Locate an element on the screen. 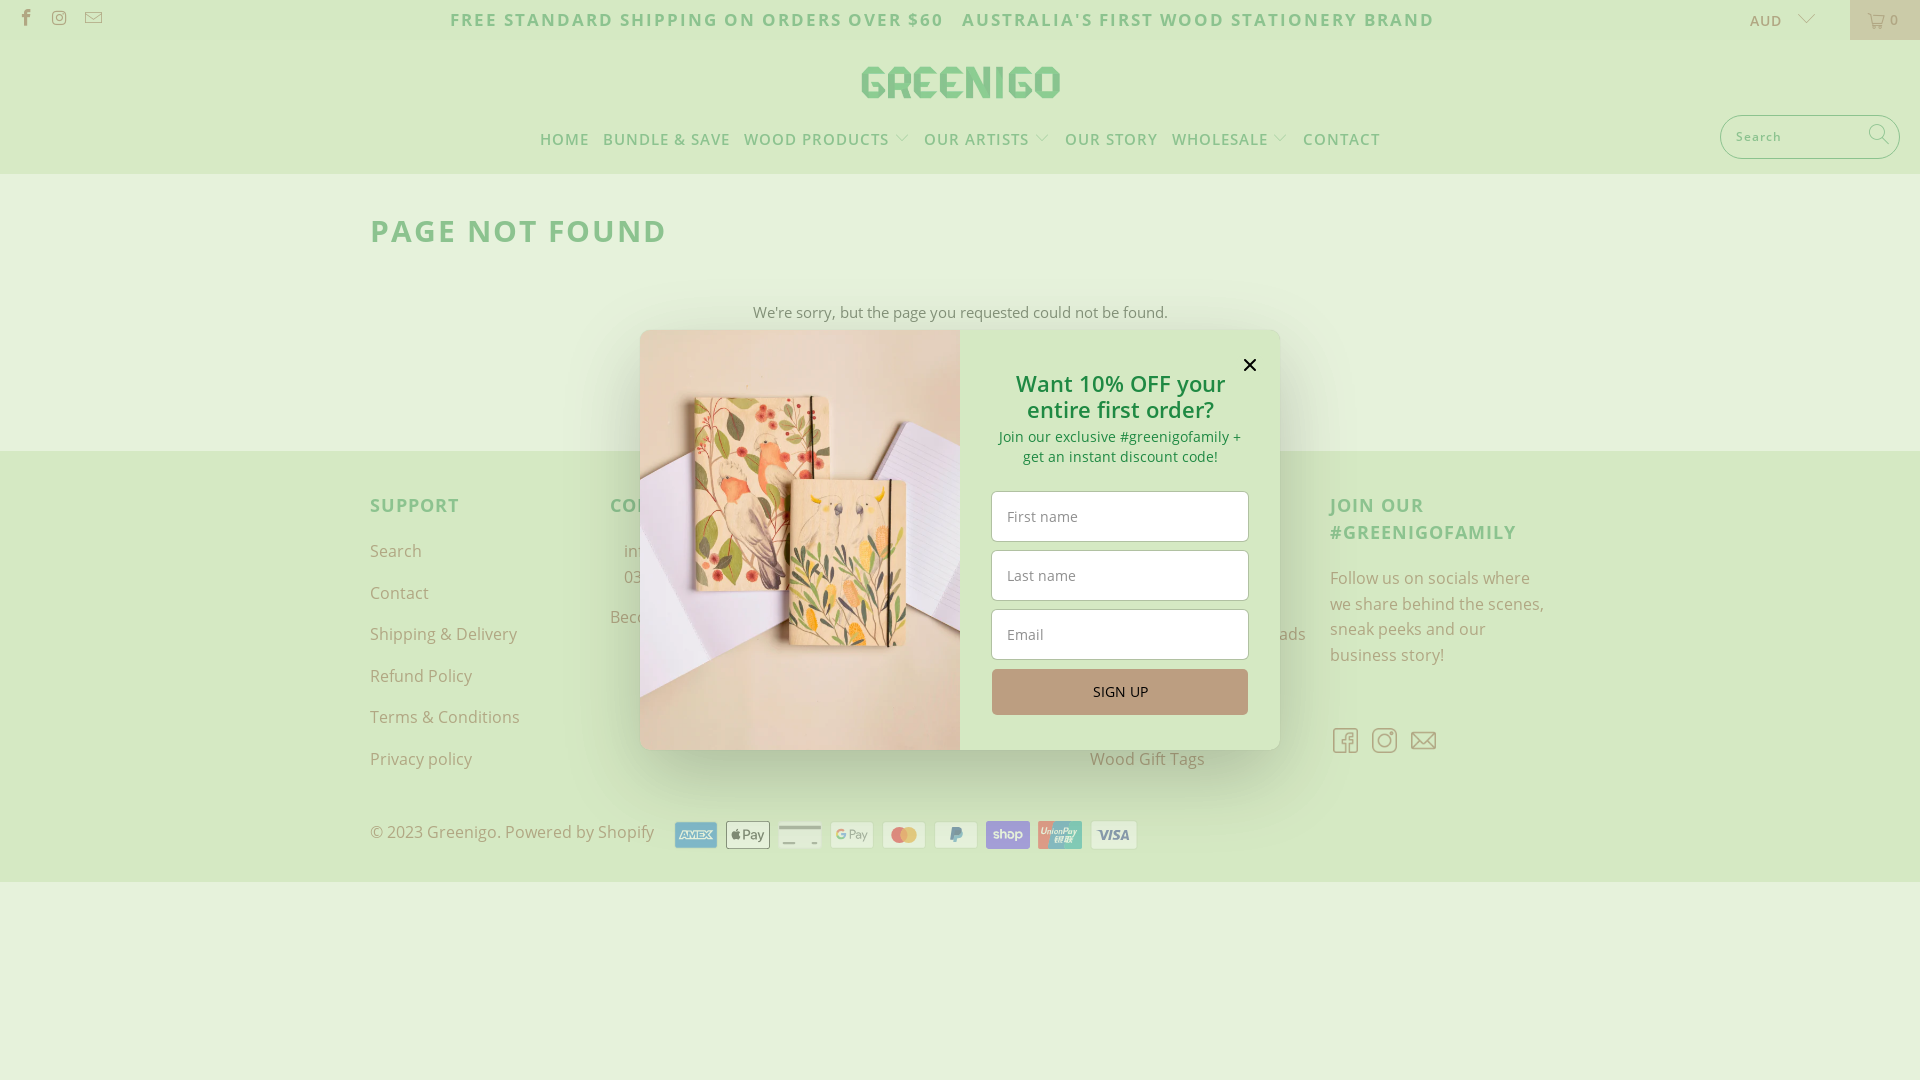 Image resolution: width=1920 pixels, height=1080 pixels. 'HOME' is located at coordinates (563, 137).